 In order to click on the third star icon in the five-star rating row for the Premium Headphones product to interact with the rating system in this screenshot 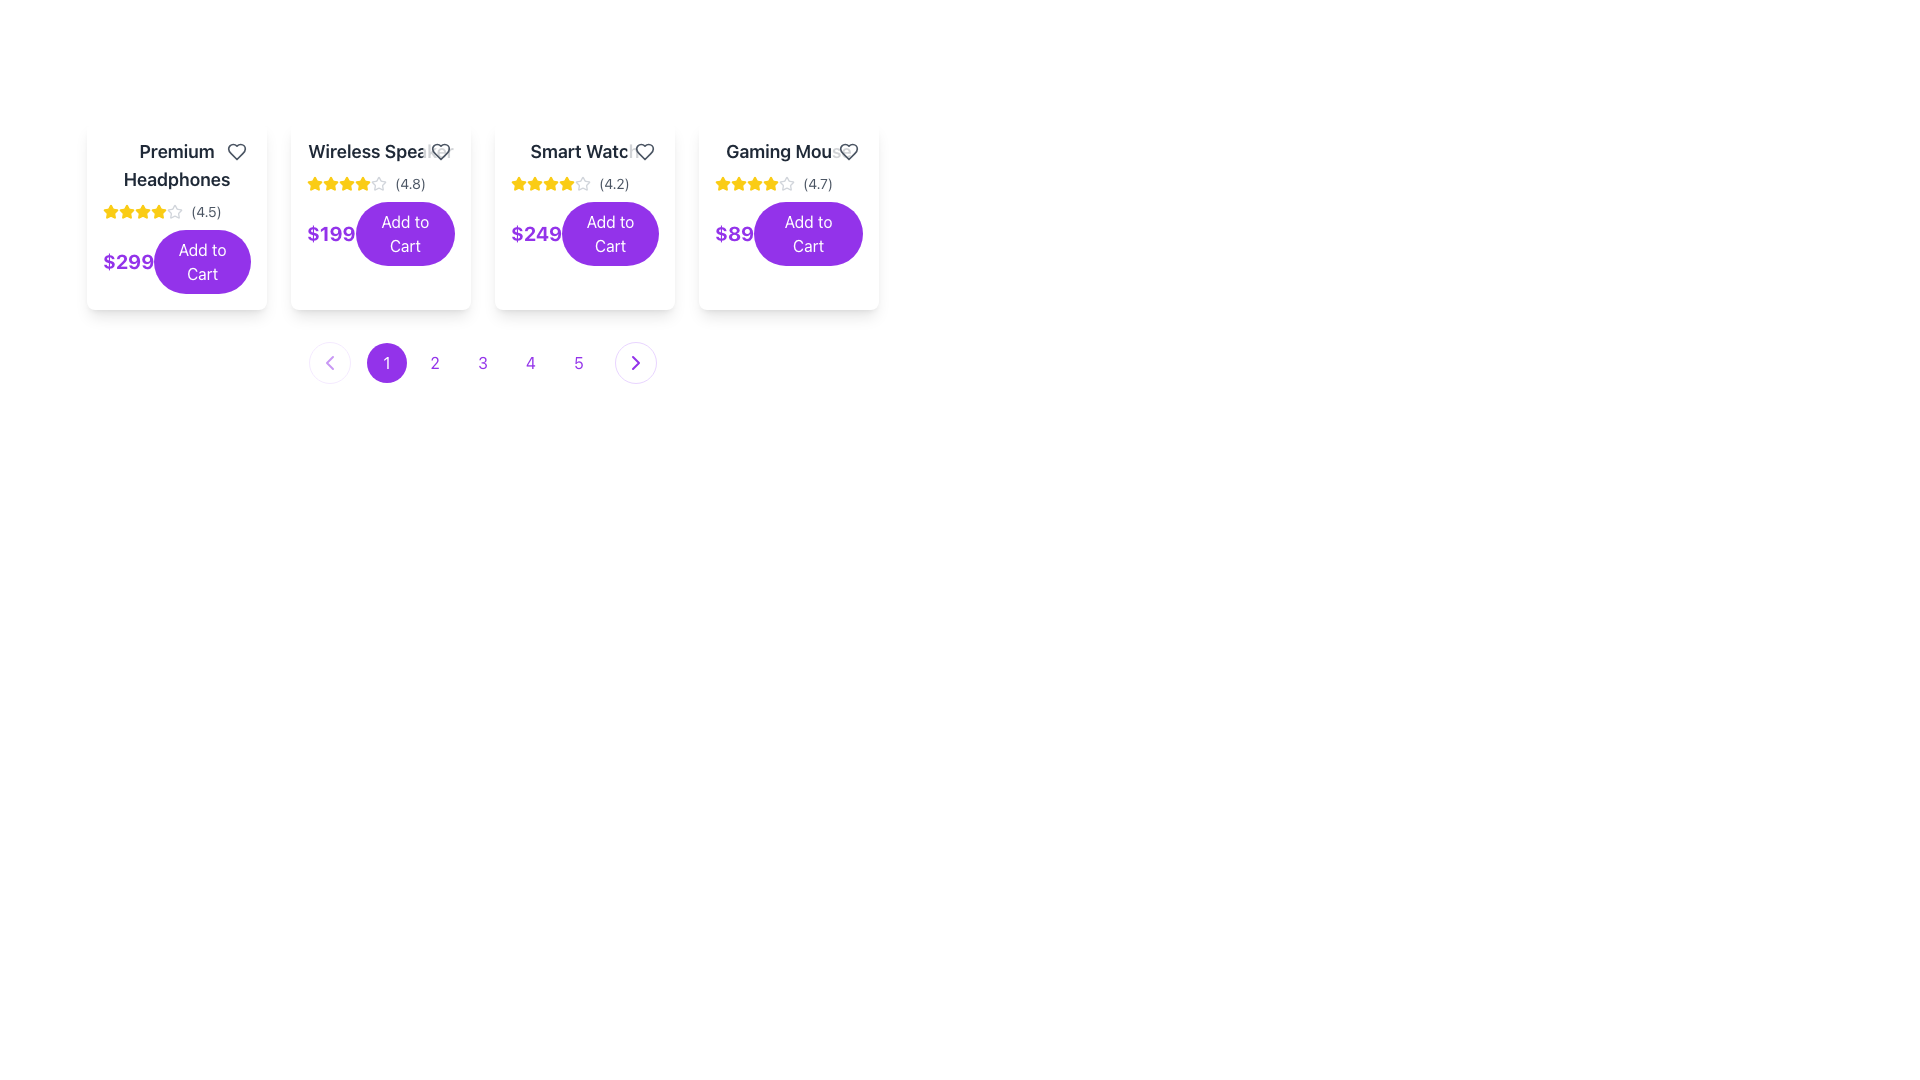, I will do `click(157, 211)`.